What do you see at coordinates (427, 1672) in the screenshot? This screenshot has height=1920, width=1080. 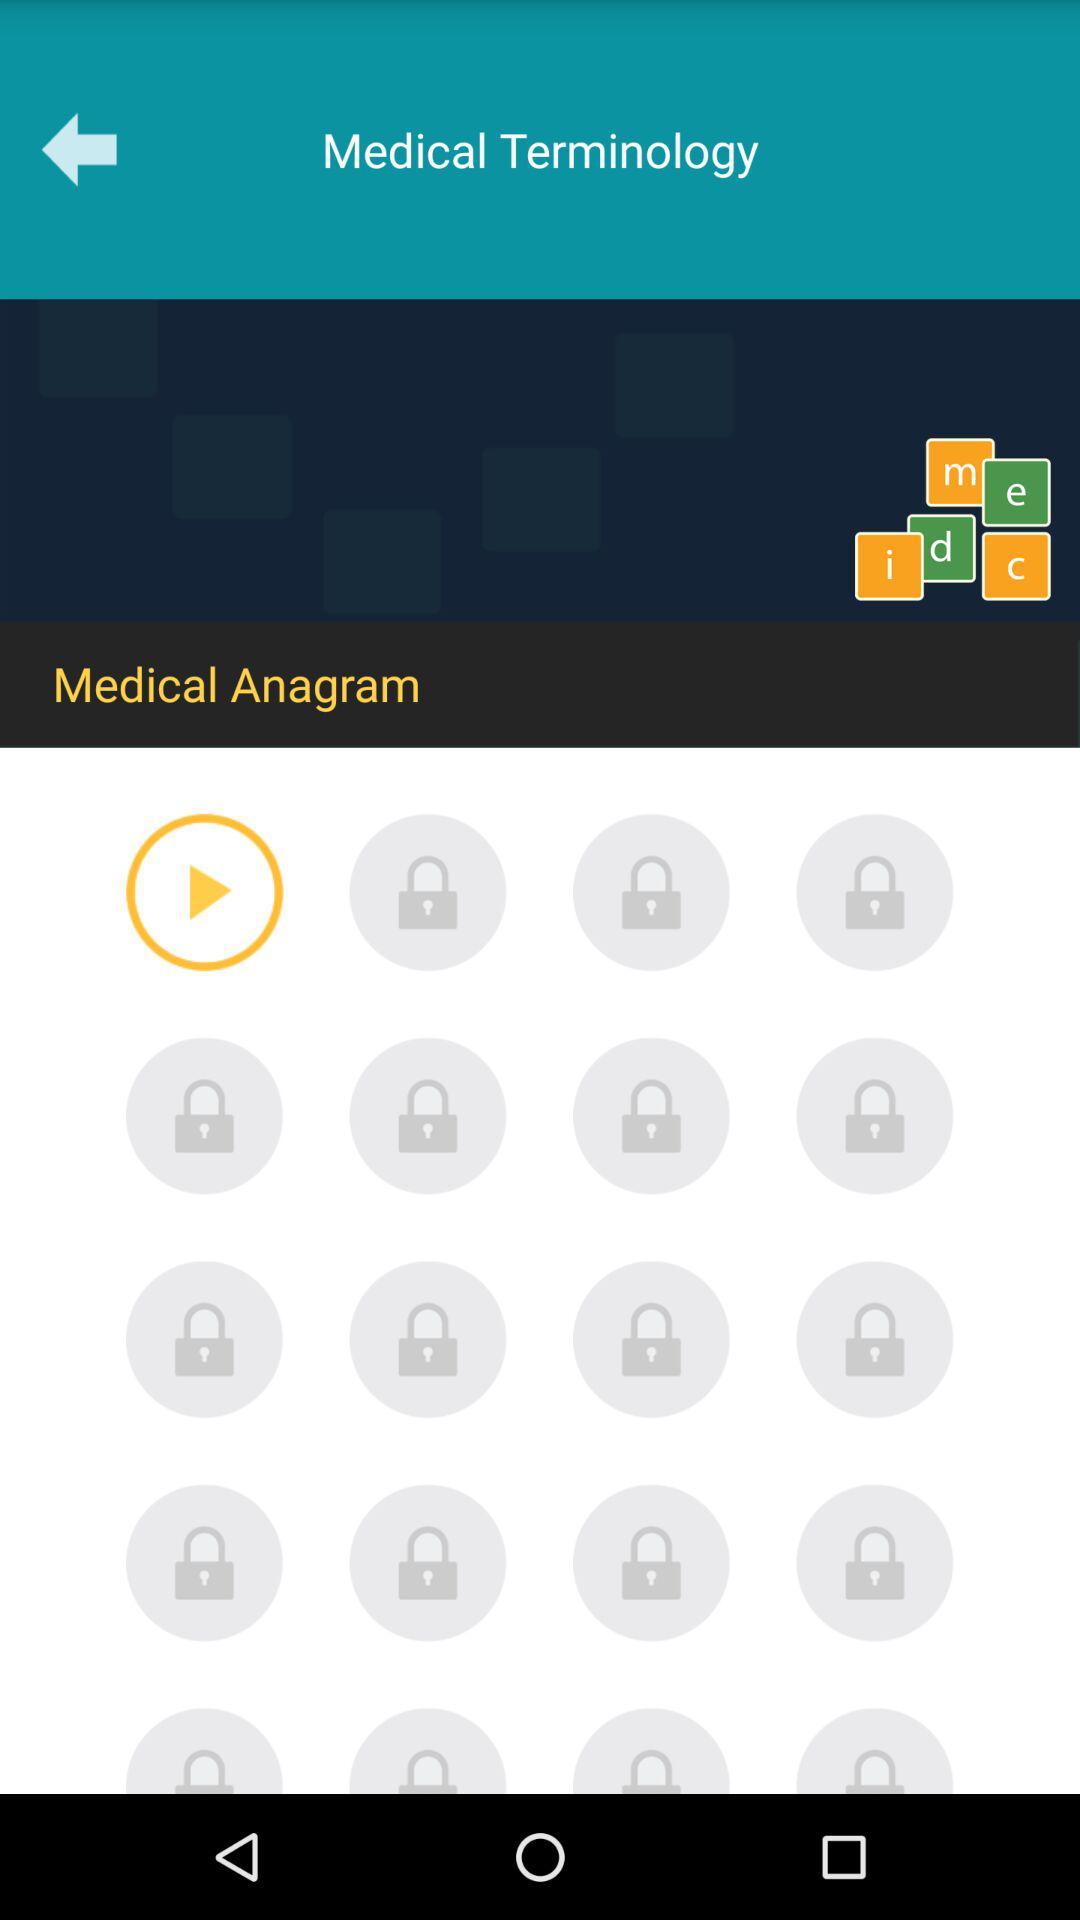 I see `the lock icon` at bounding box center [427, 1672].